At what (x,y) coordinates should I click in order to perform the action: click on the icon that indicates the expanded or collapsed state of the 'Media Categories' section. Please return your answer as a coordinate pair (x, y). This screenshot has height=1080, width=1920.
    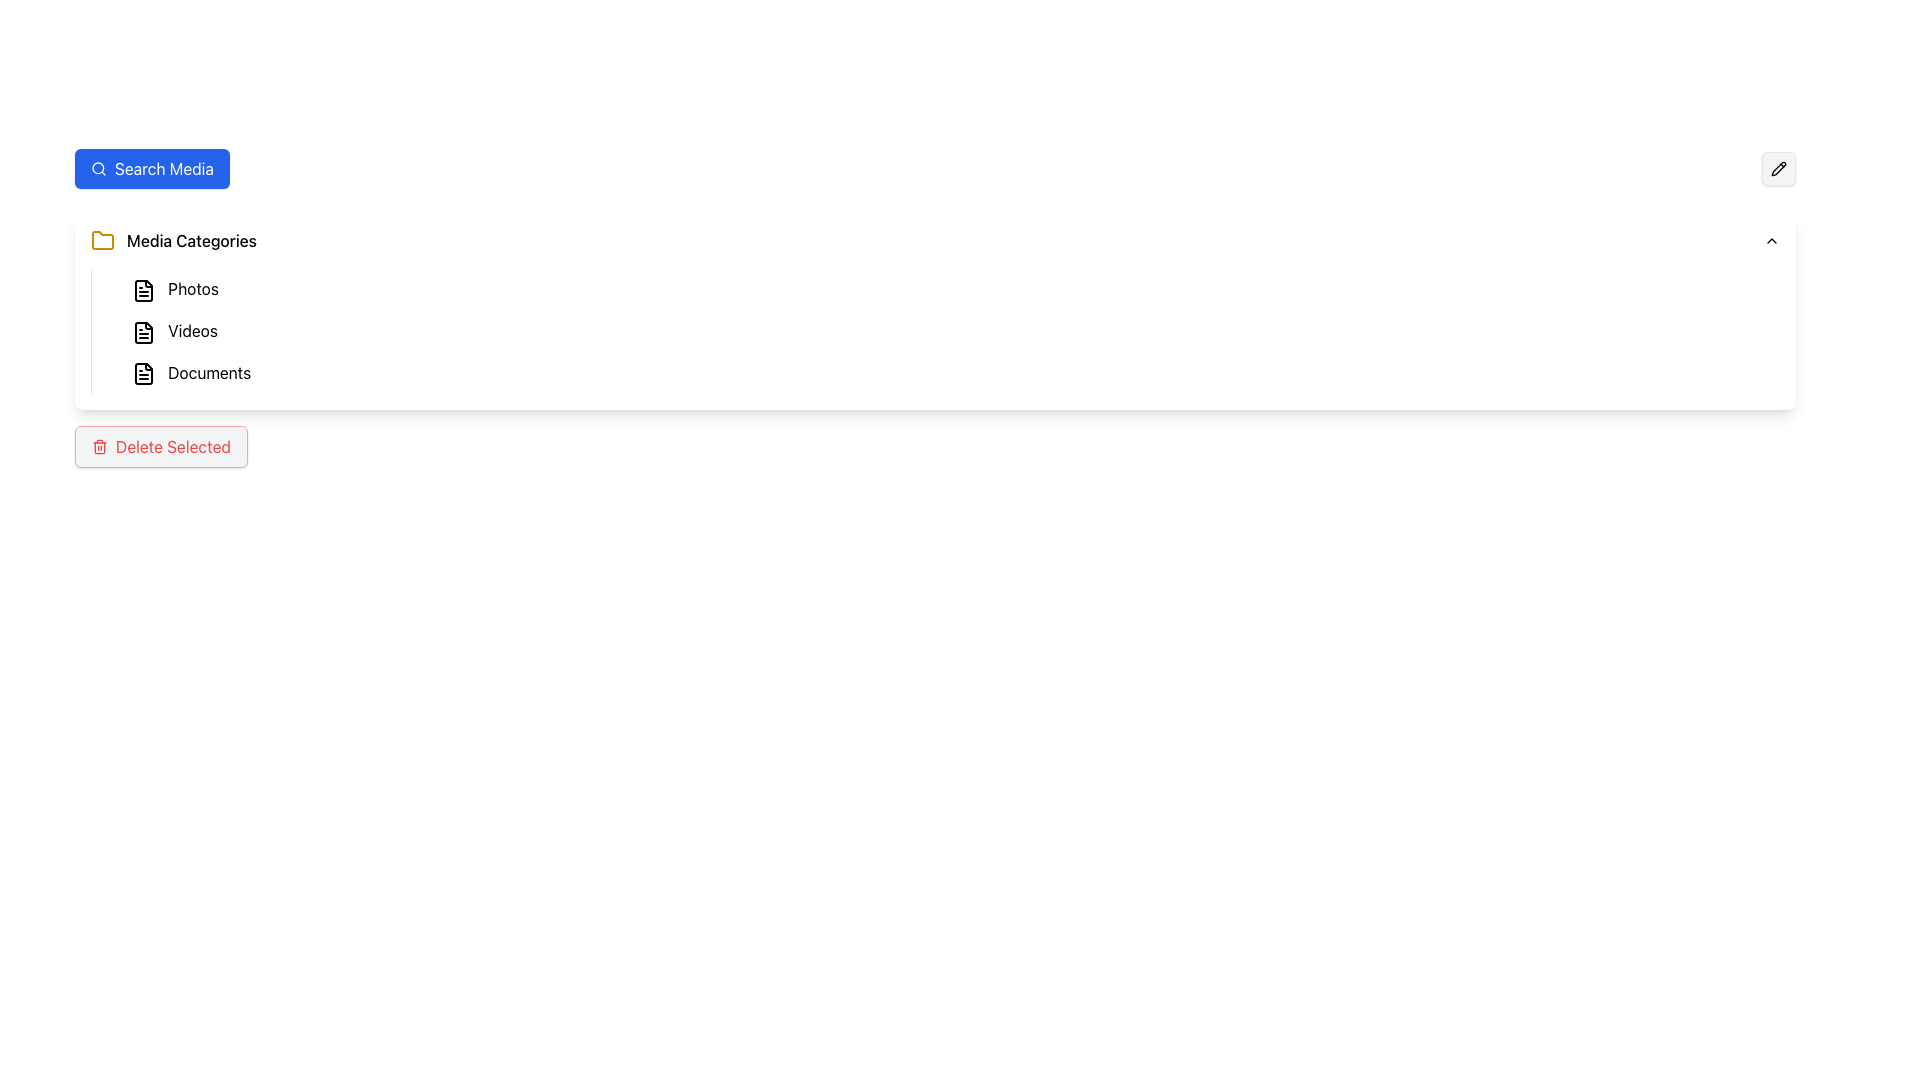
    Looking at the image, I should click on (1771, 239).